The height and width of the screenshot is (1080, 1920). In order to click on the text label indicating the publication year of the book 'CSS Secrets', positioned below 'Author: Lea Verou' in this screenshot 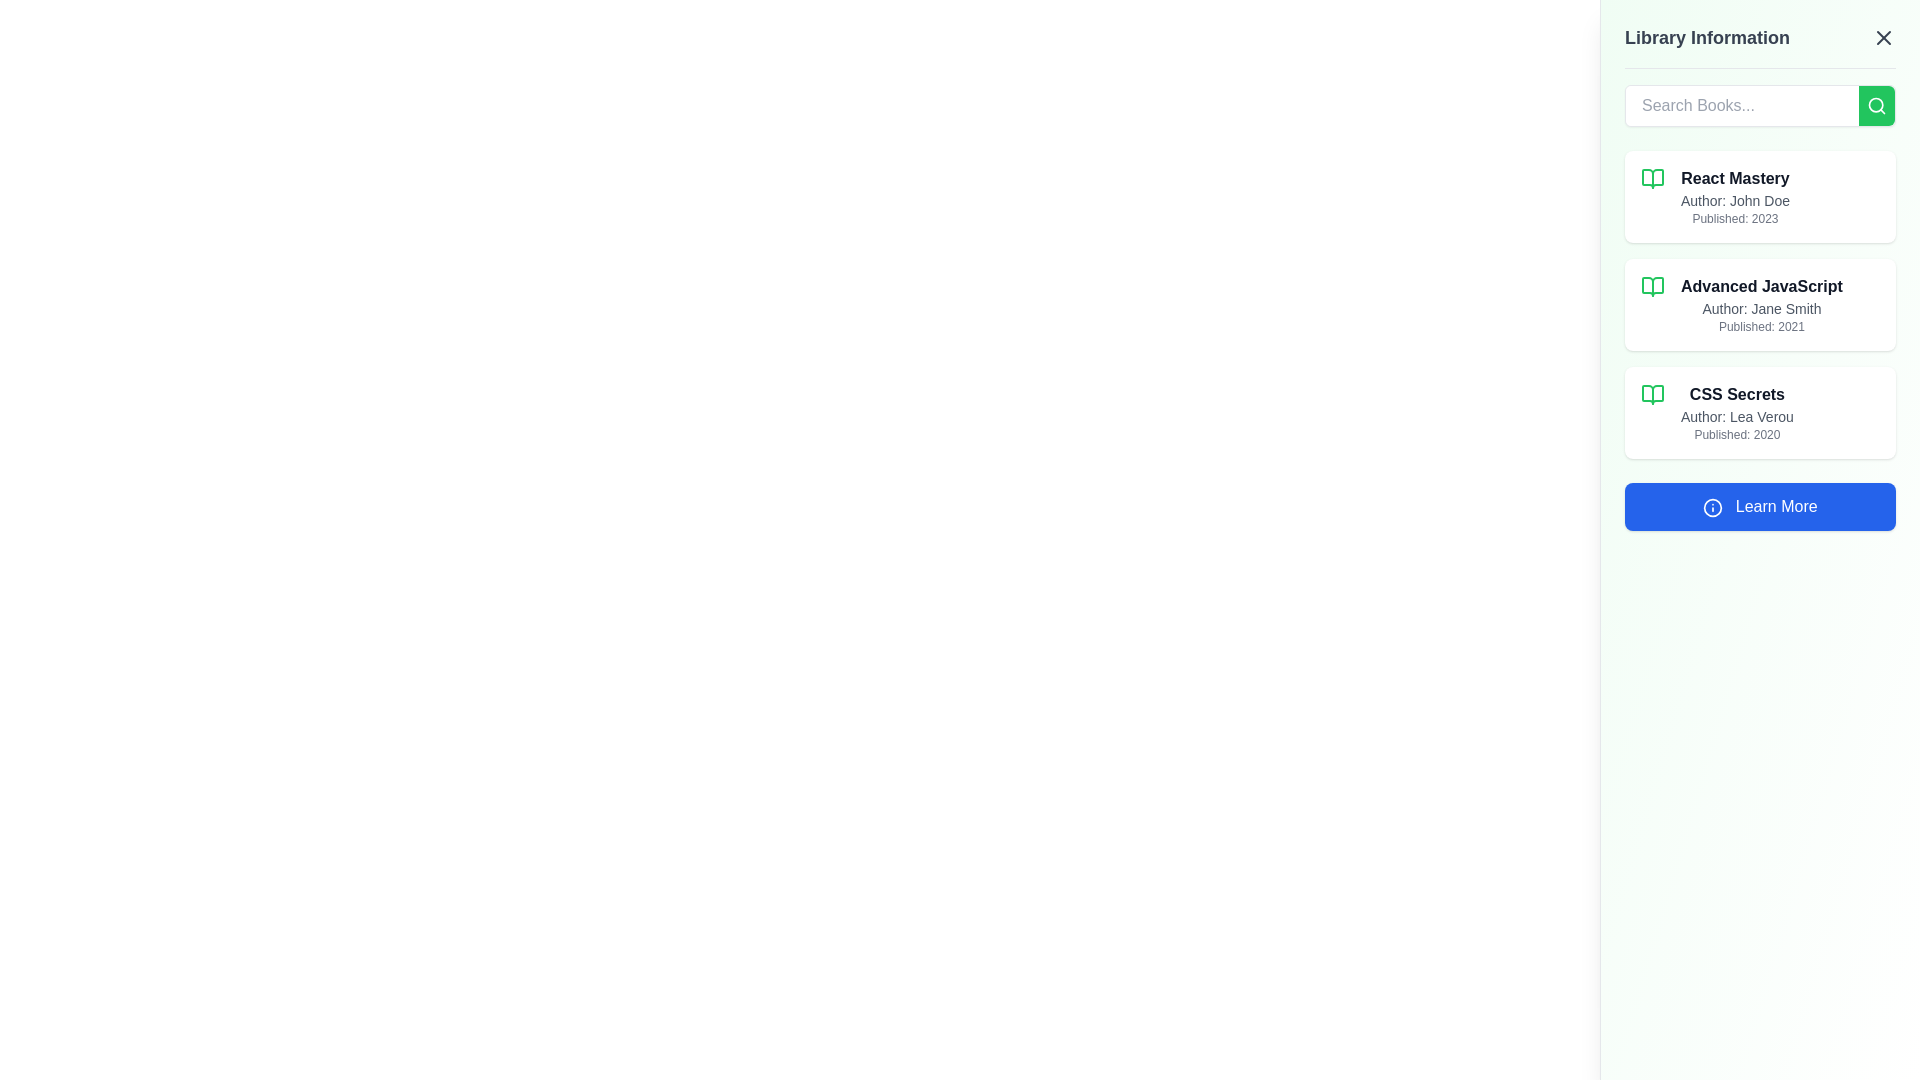, I will do `click(1736, 434)`.